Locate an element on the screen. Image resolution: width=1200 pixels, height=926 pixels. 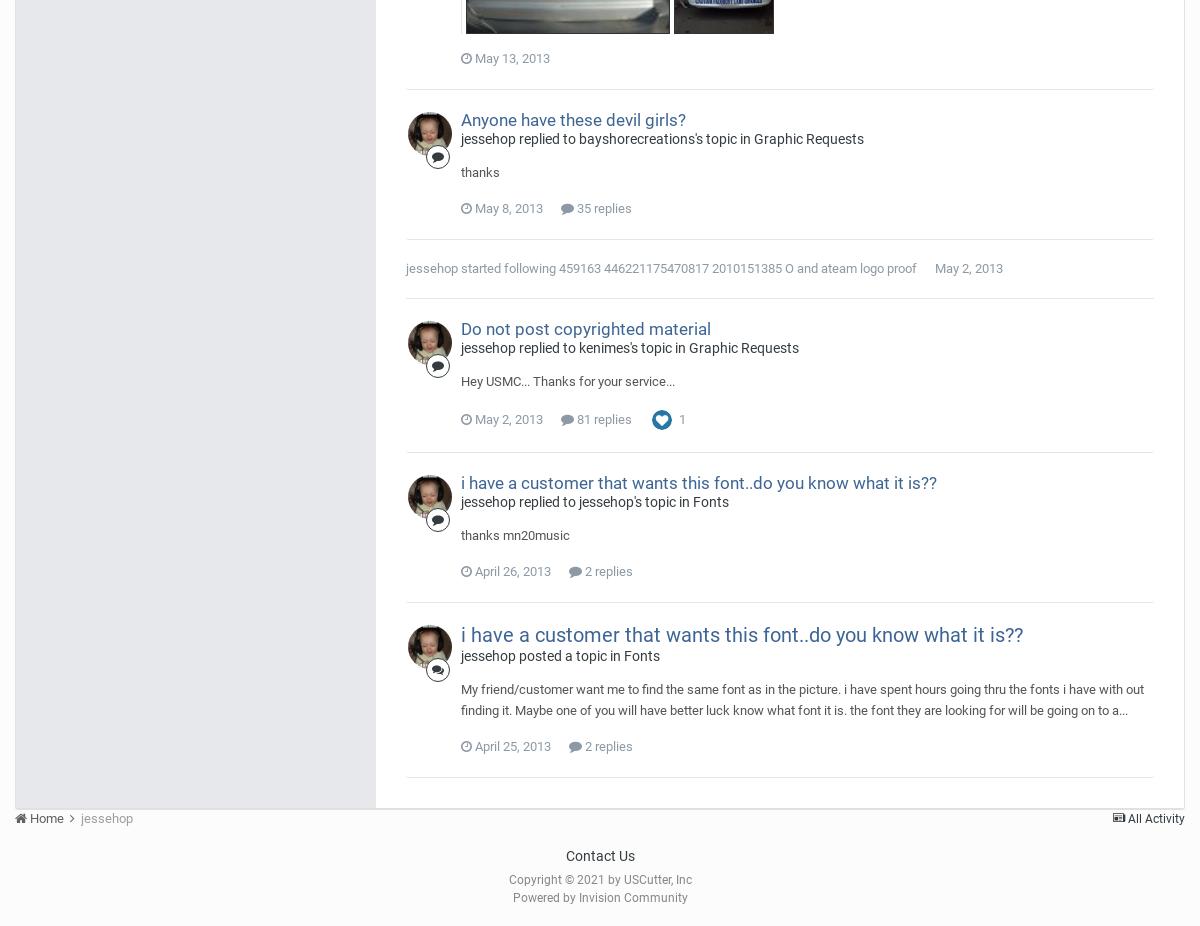
'started following' is located at coordinates (507, 267).